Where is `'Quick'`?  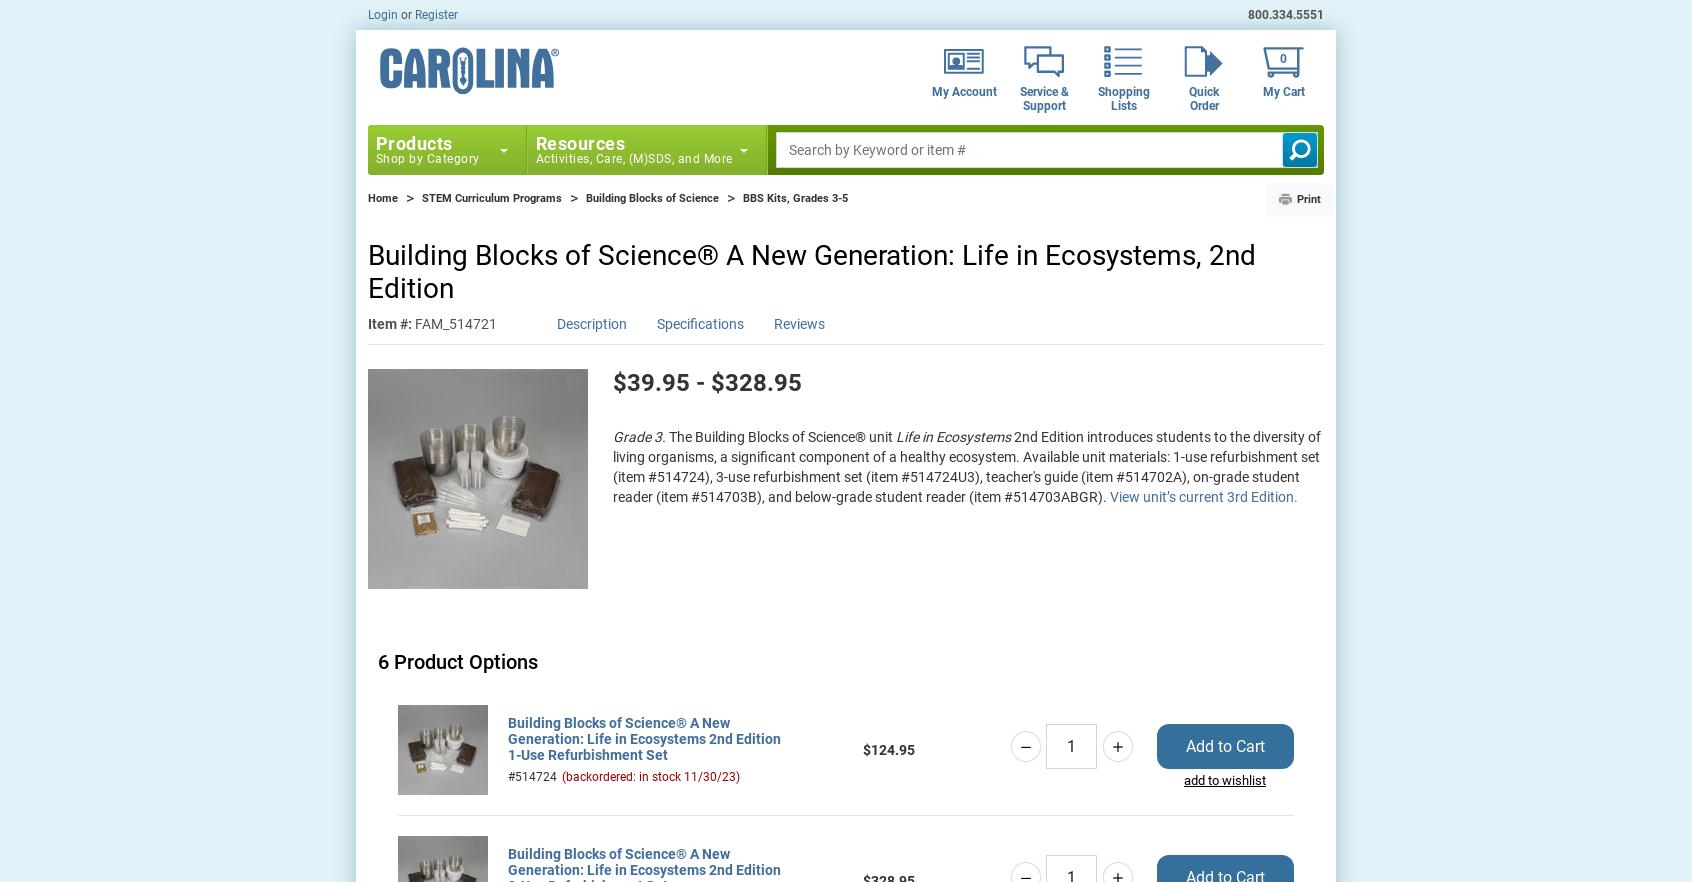 'Quick' is located at coordinates (1187, 91).